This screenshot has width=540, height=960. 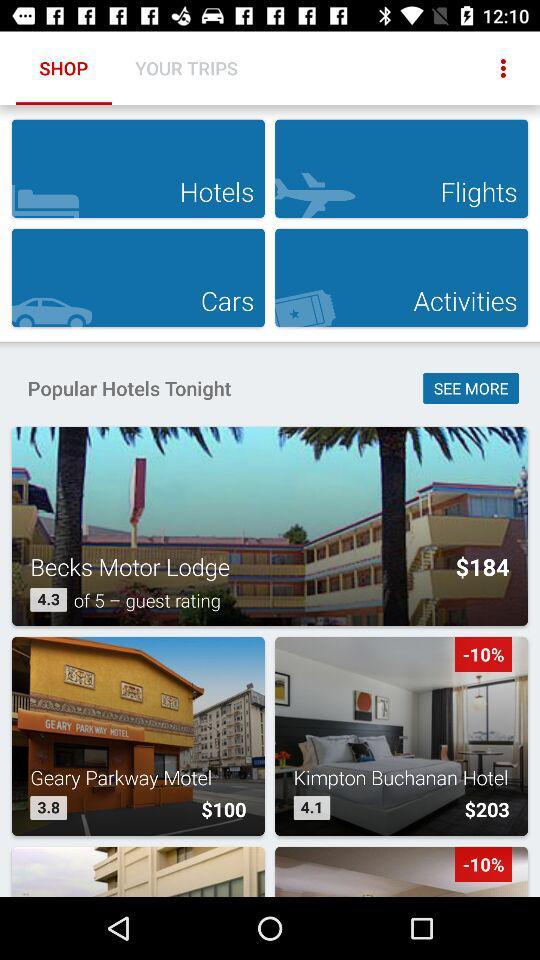 I want to click on item next to the your trips icon, so click(x=502, y=68).